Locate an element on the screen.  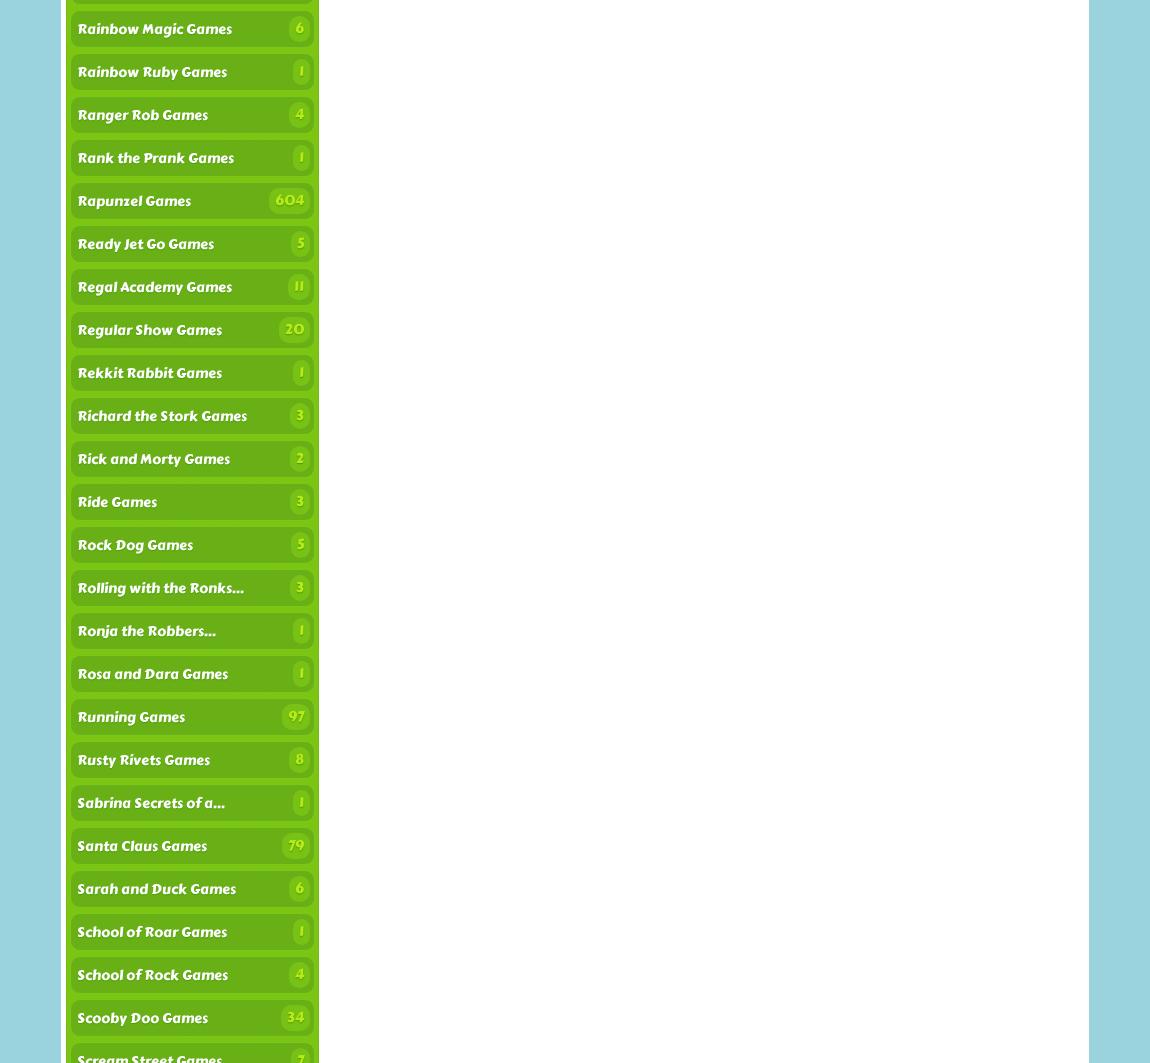
'604' is located at coordinates (289, 200).